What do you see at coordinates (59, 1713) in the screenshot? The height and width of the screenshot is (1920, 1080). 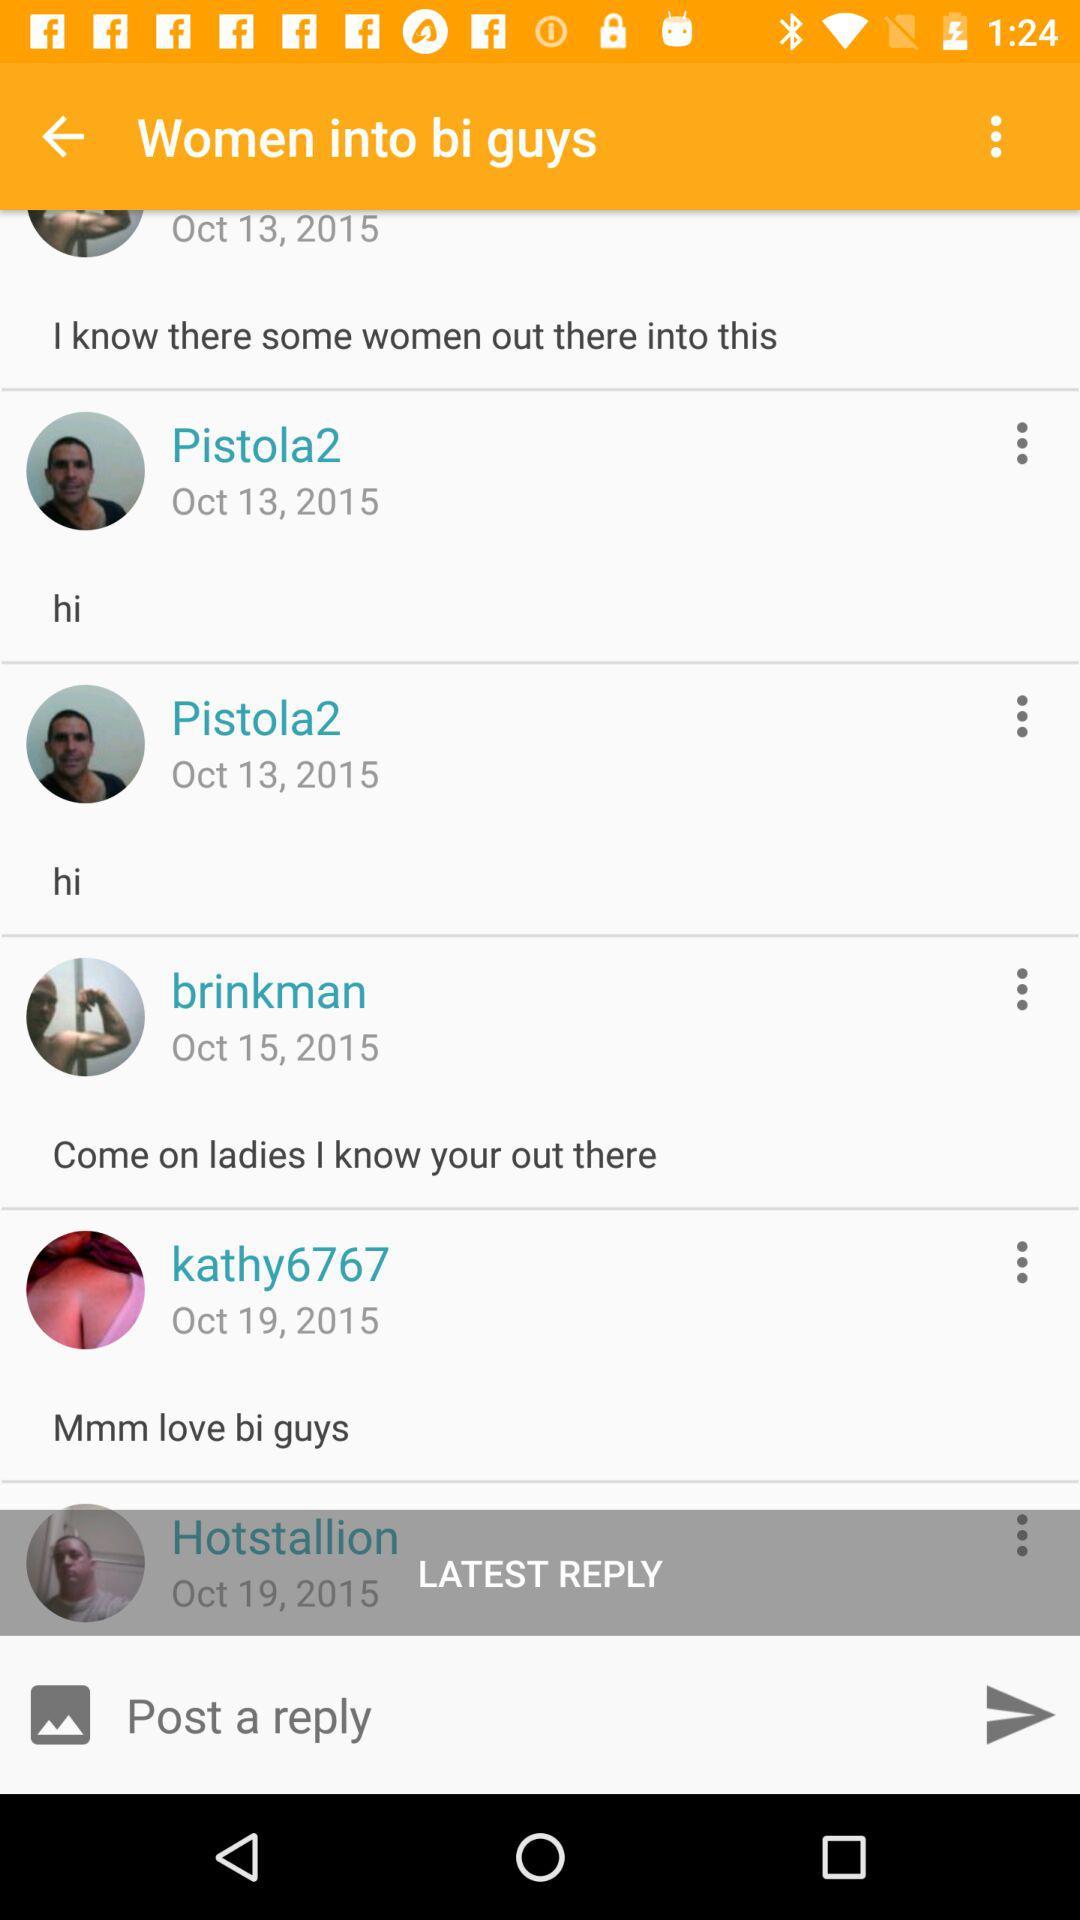 I see `the wallpaper icon` at bounding box center [59, 1713].